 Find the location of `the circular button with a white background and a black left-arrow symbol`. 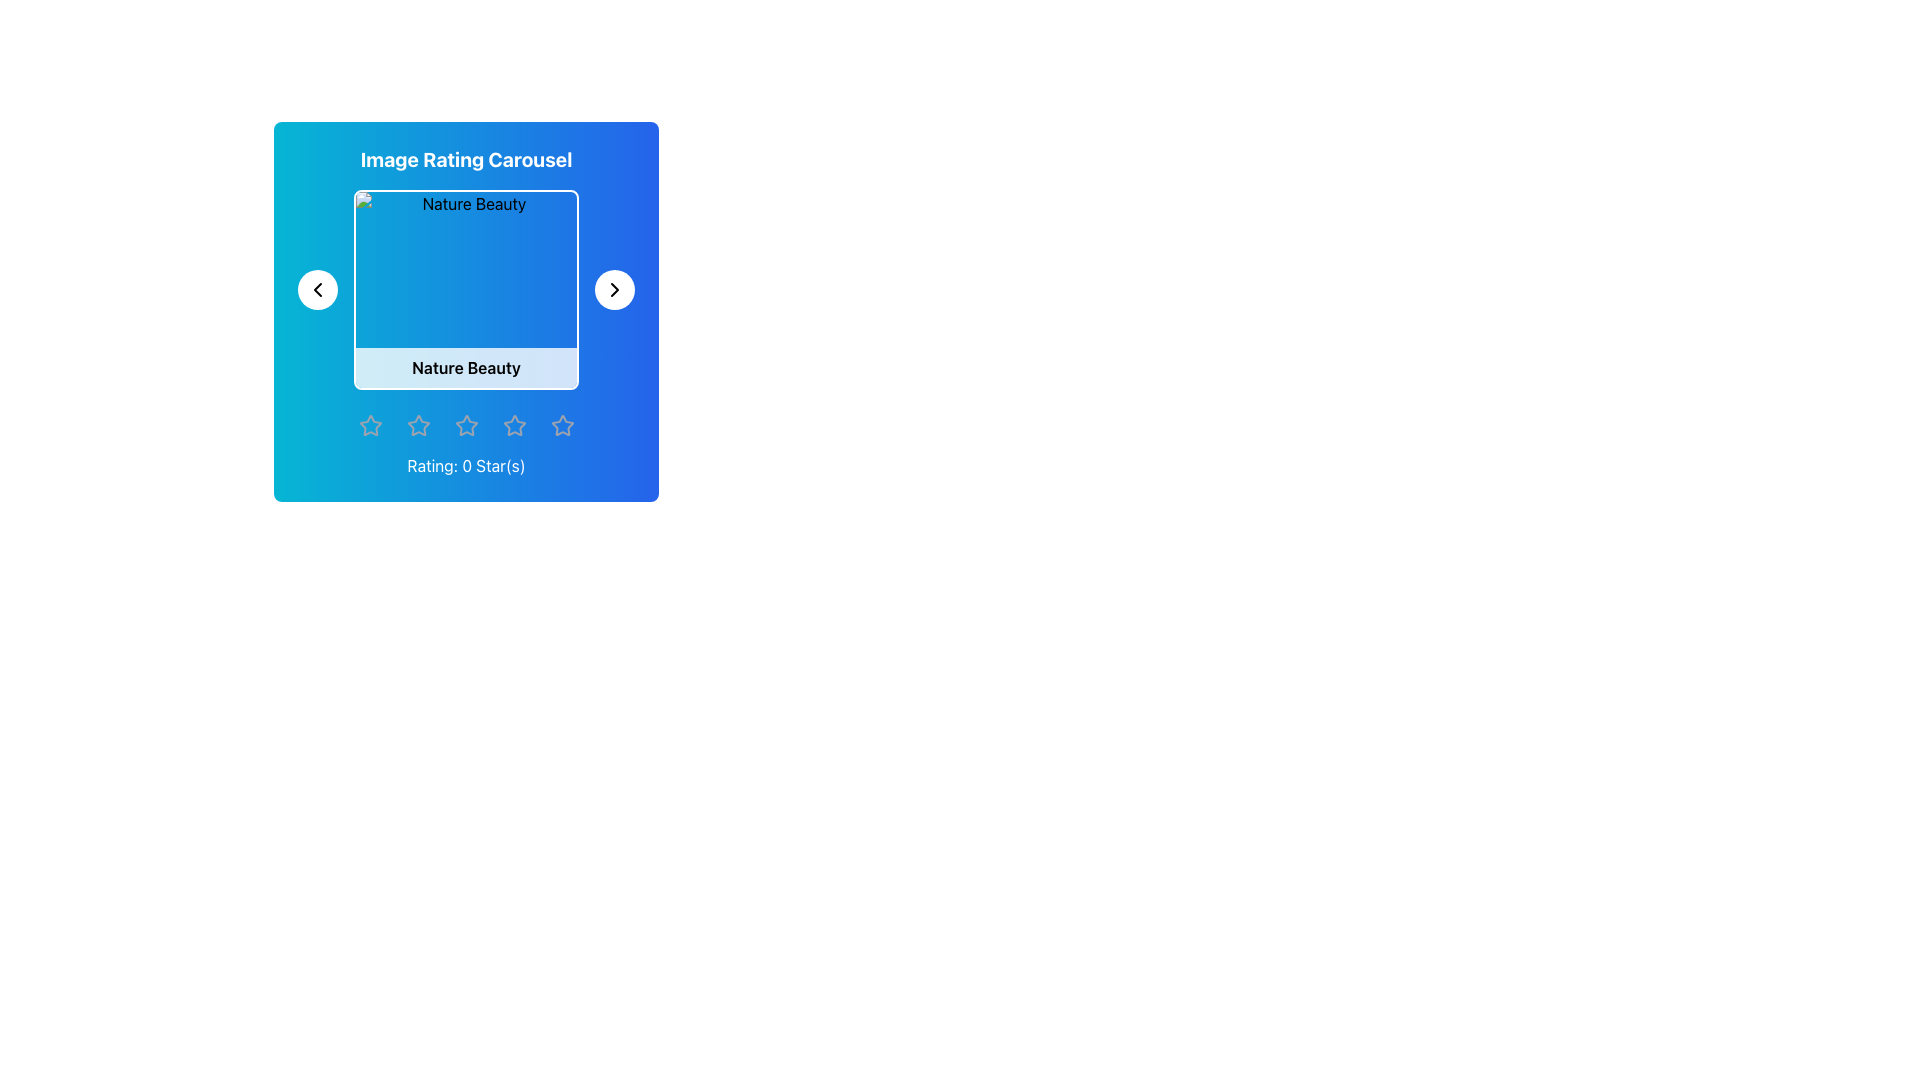

the circular button with a white background and a black left-arrow symbol is located at coordinates (316, 289).